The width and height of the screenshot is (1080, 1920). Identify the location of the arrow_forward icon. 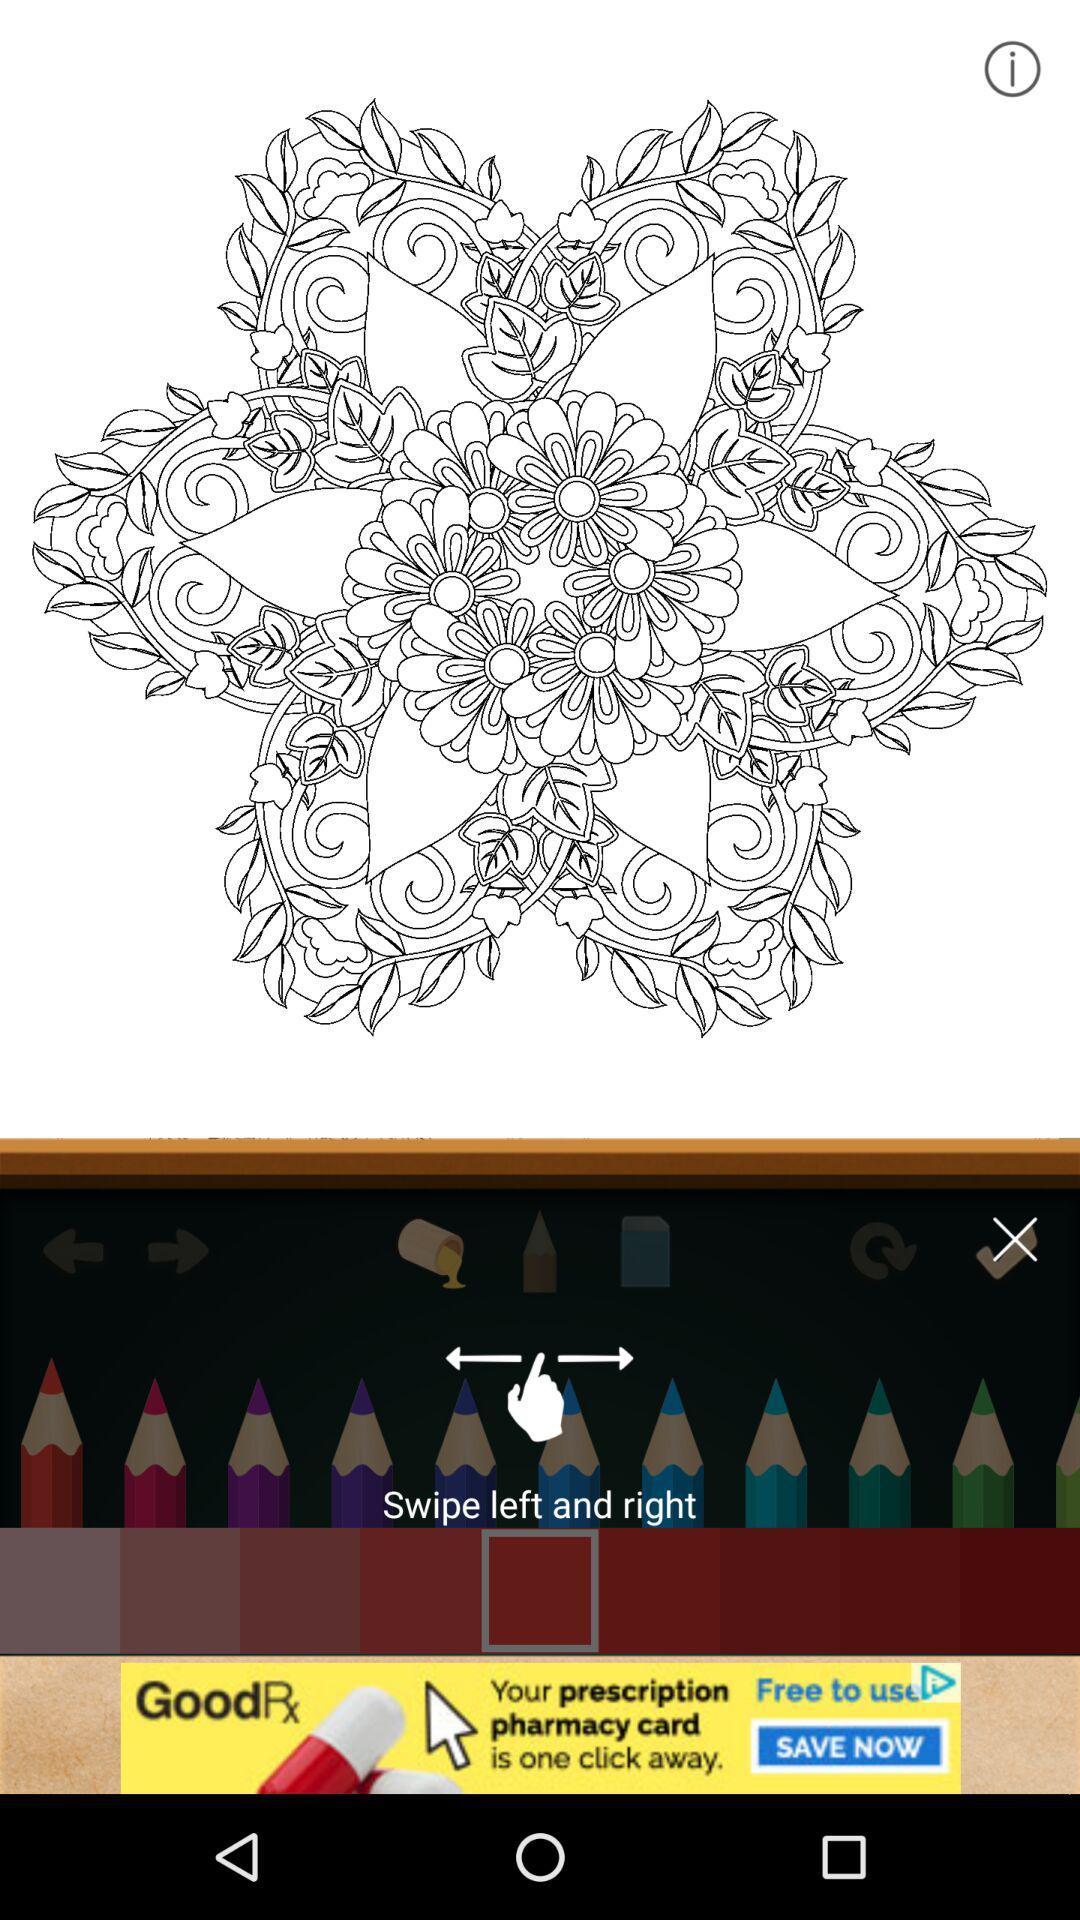
(177, 1250).